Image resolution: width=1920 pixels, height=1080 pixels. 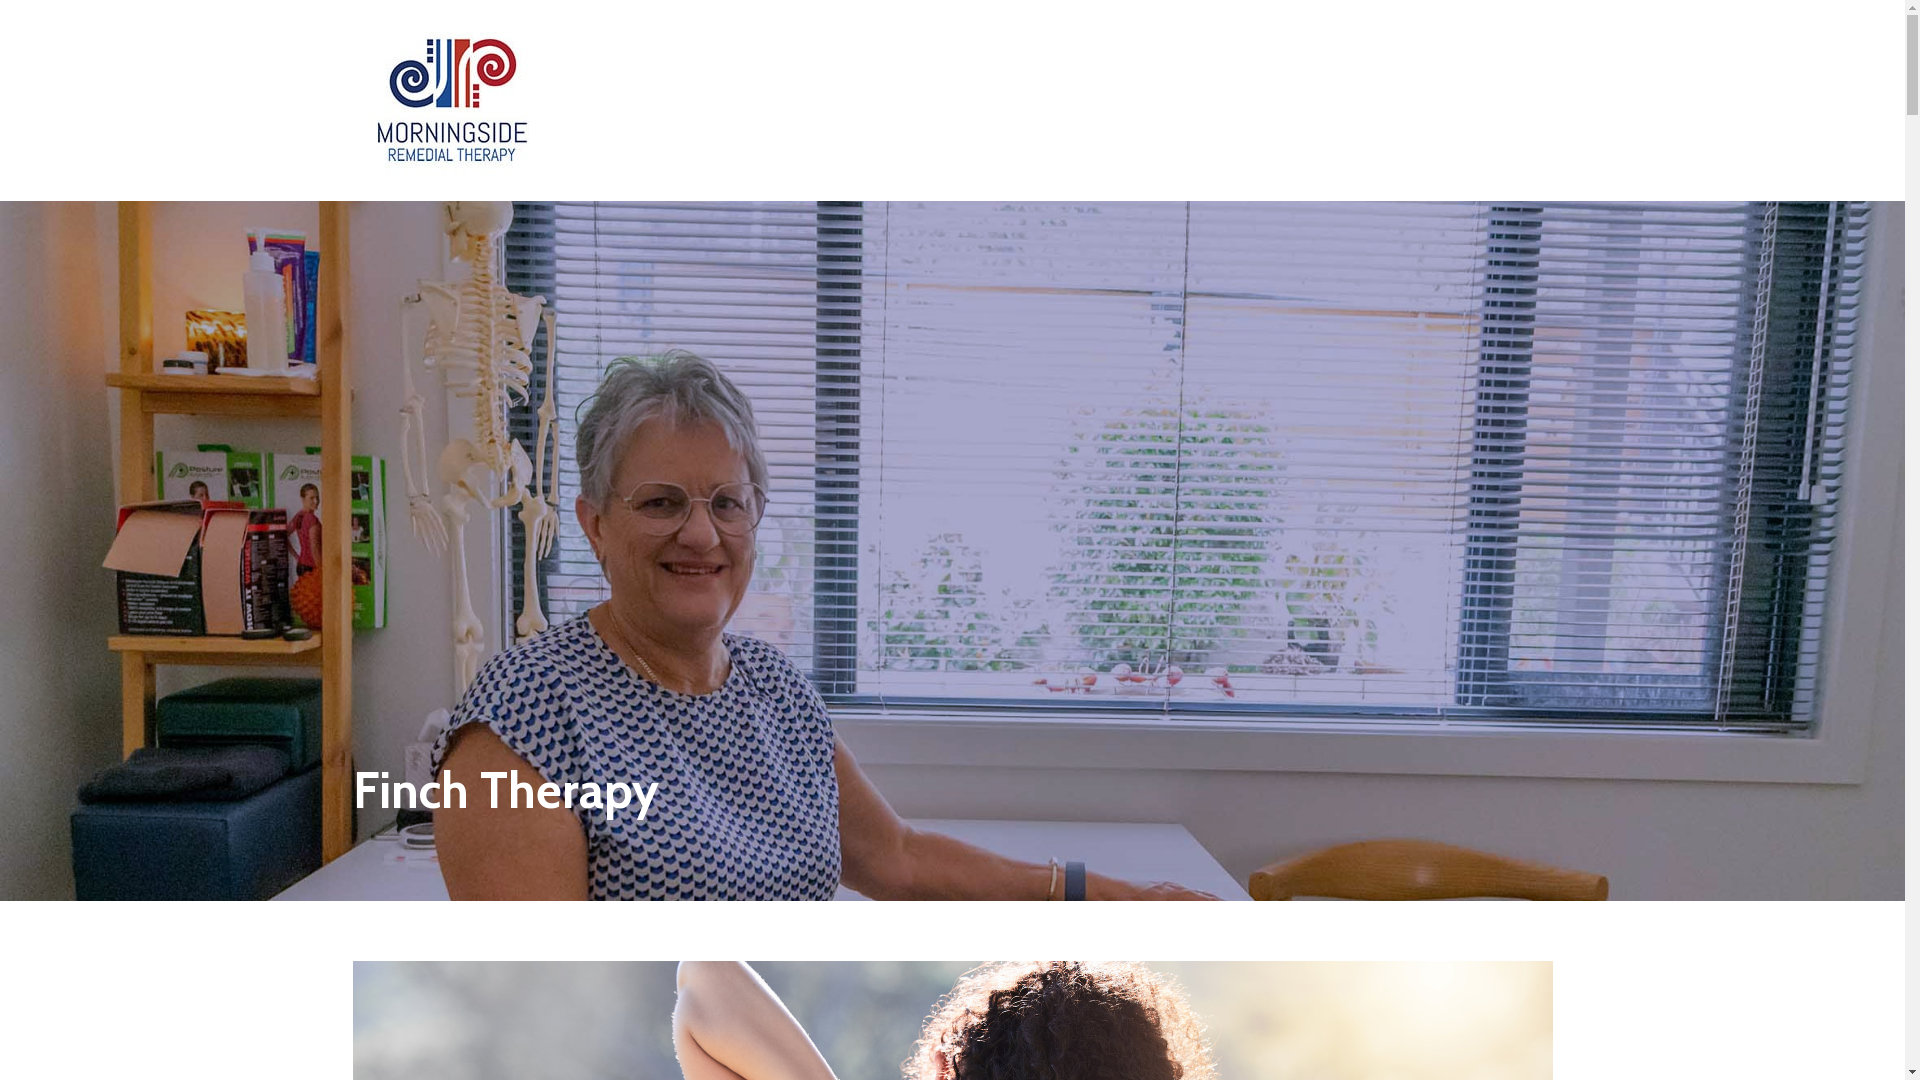 I want to click on 'CLIENTS', so click(x=1214, y=45).